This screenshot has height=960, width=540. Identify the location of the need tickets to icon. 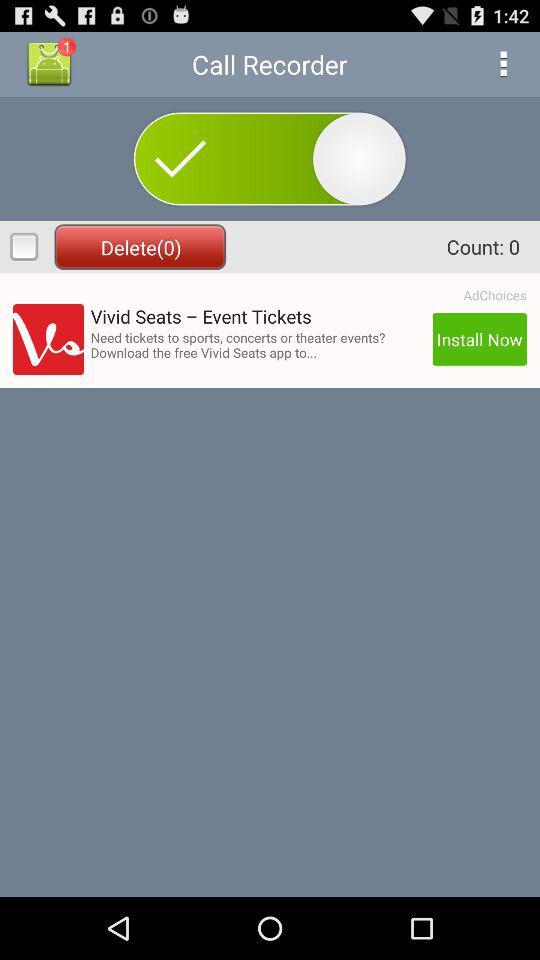
(258, 345).